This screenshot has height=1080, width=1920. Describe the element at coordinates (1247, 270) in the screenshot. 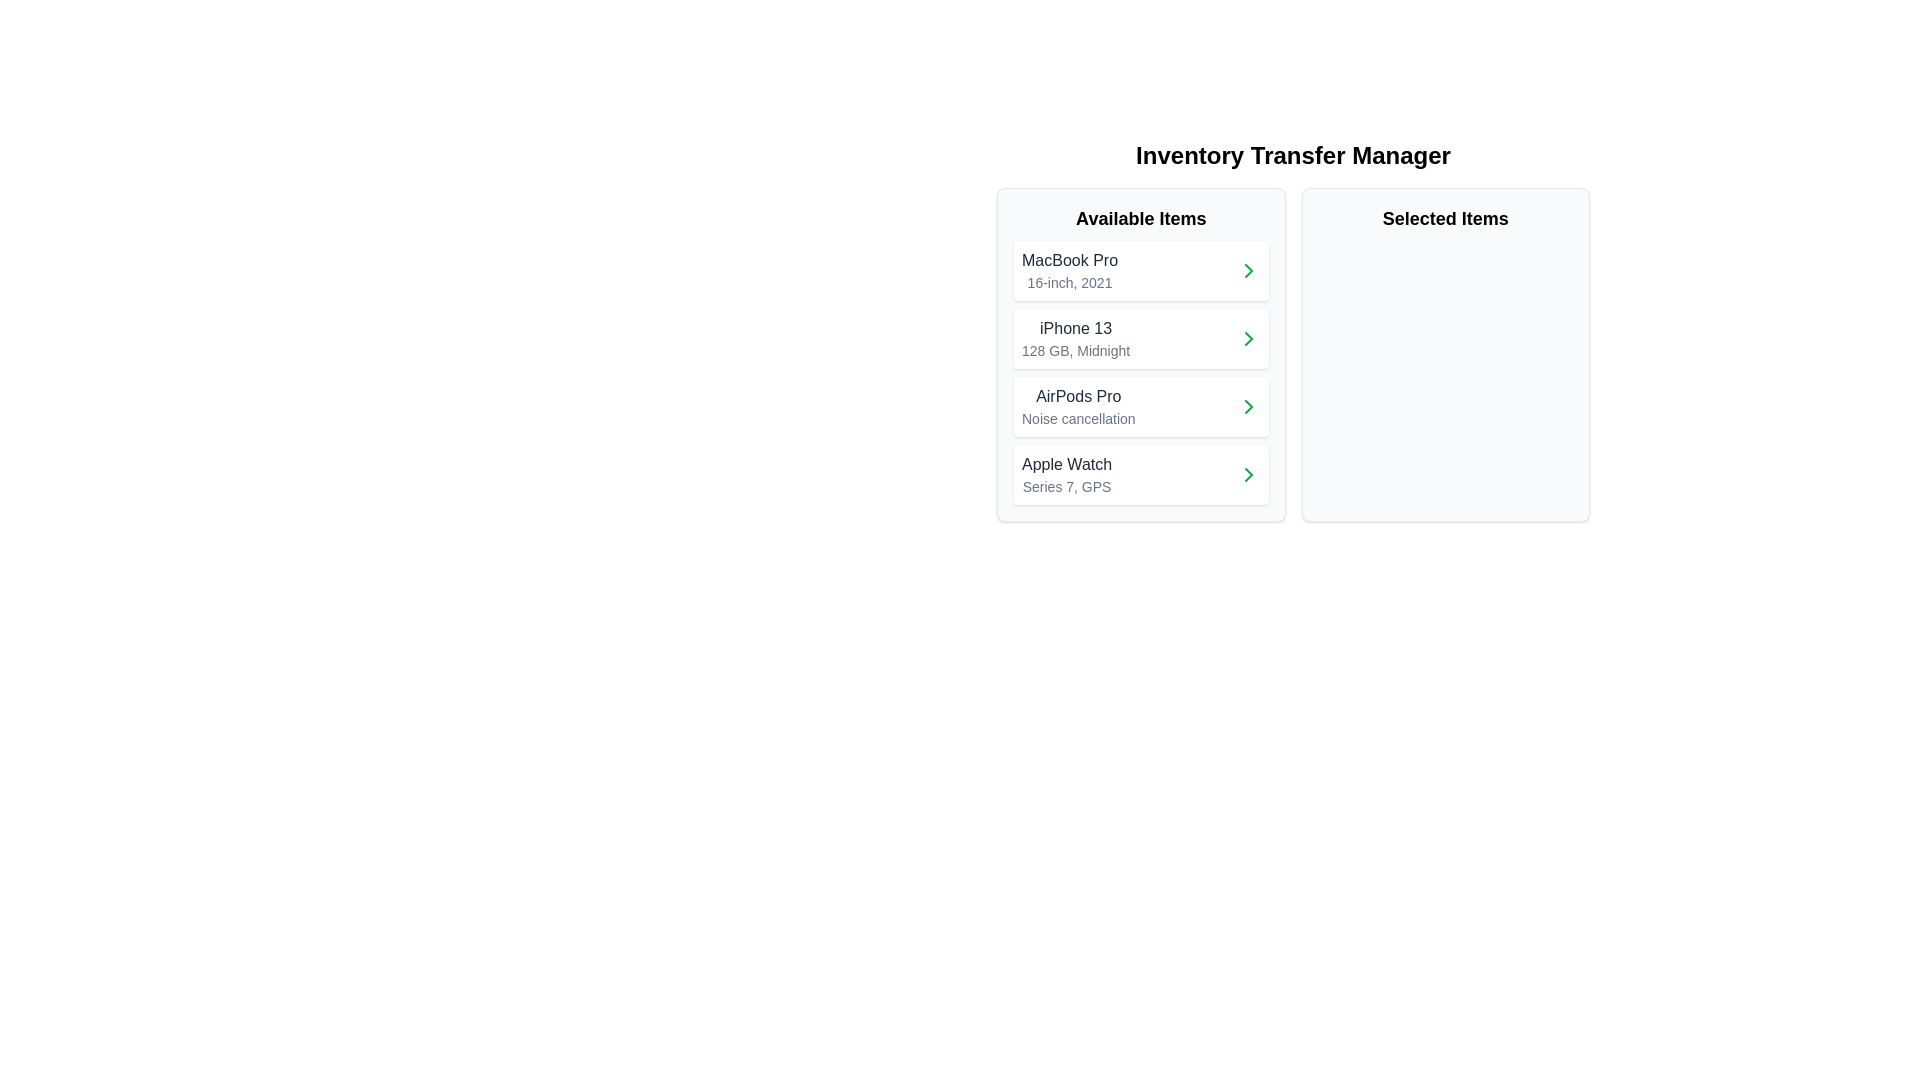

I see `the green right-pointing chevron icon located at the far-right of the 'MacBook Pro' list entry in the 'Available Items' section for visual feedback` at that location.